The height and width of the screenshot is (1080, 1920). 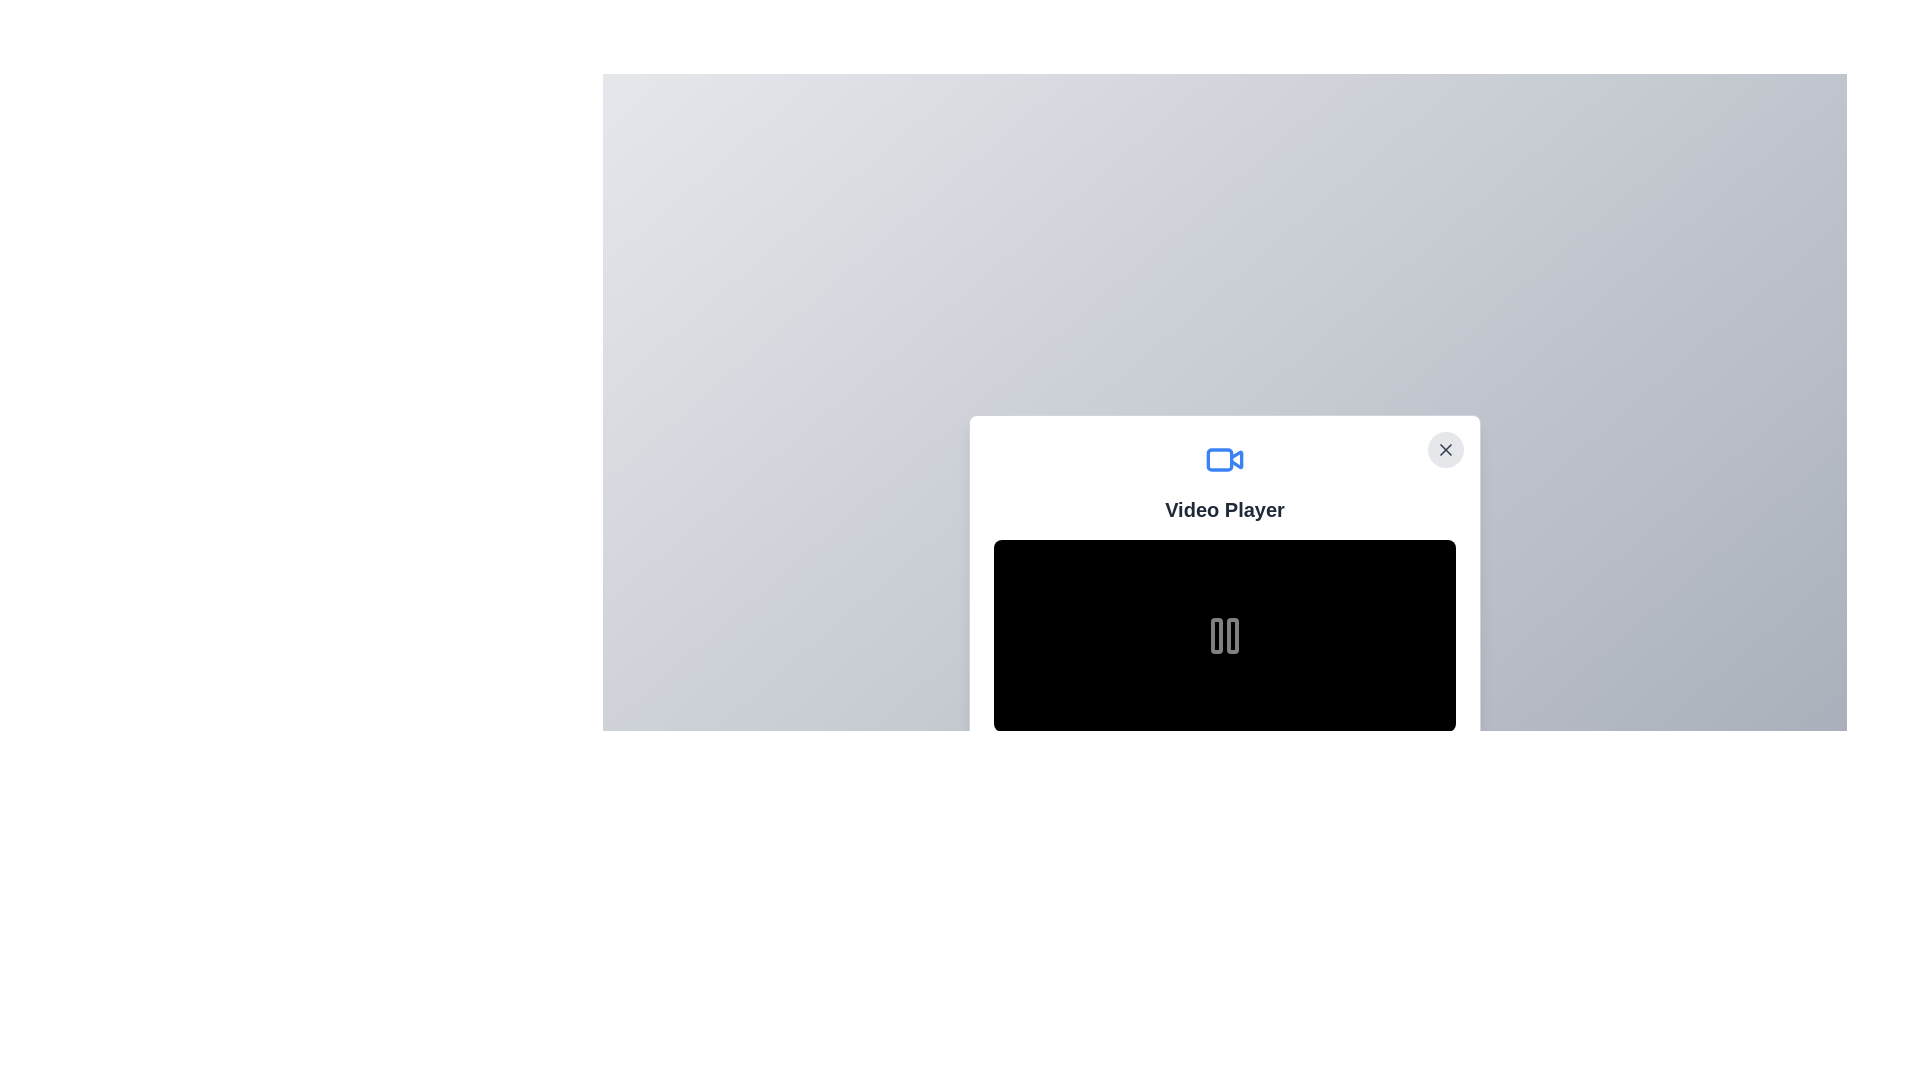 I want to click on the 'Video Player' label, which is displayed in bold, large gray font and positioned centrally below a video icon and above the video content area, so click(x=1223, y=508).